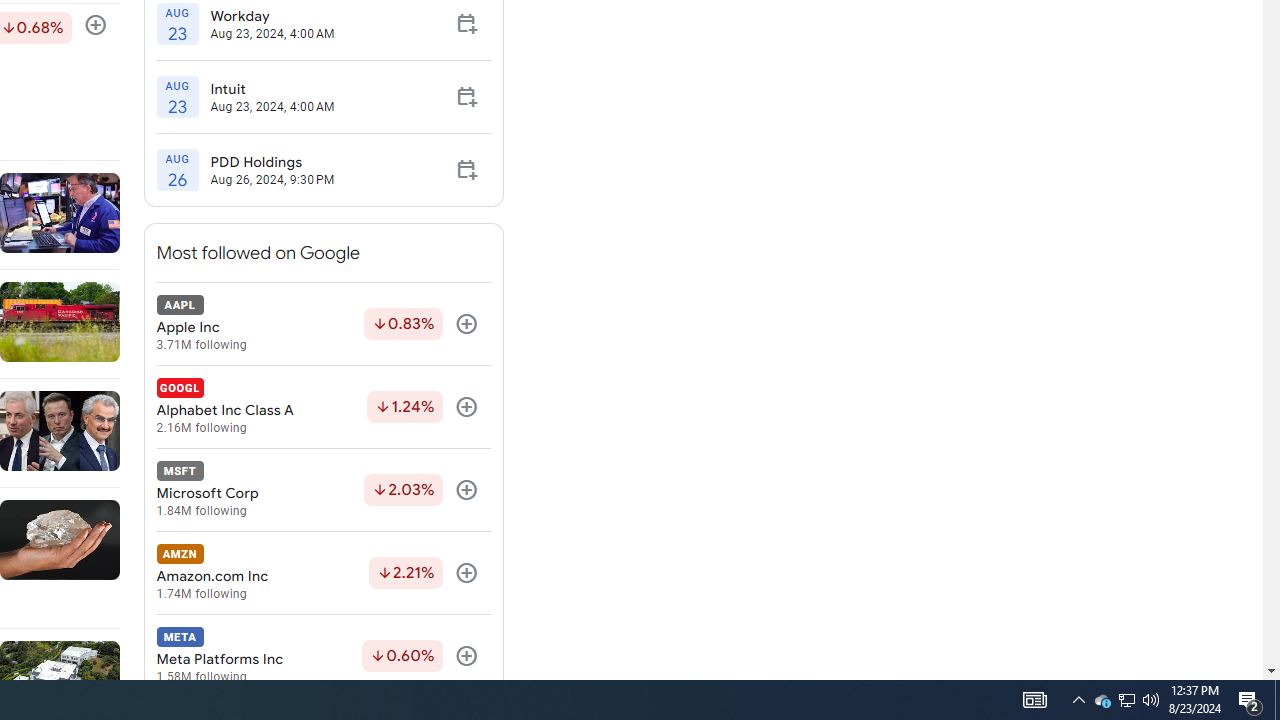  What do you see at coordinates (465, 168) in the screenshot?
I see `'Add to calendar'` at bounding box center [465, 168].